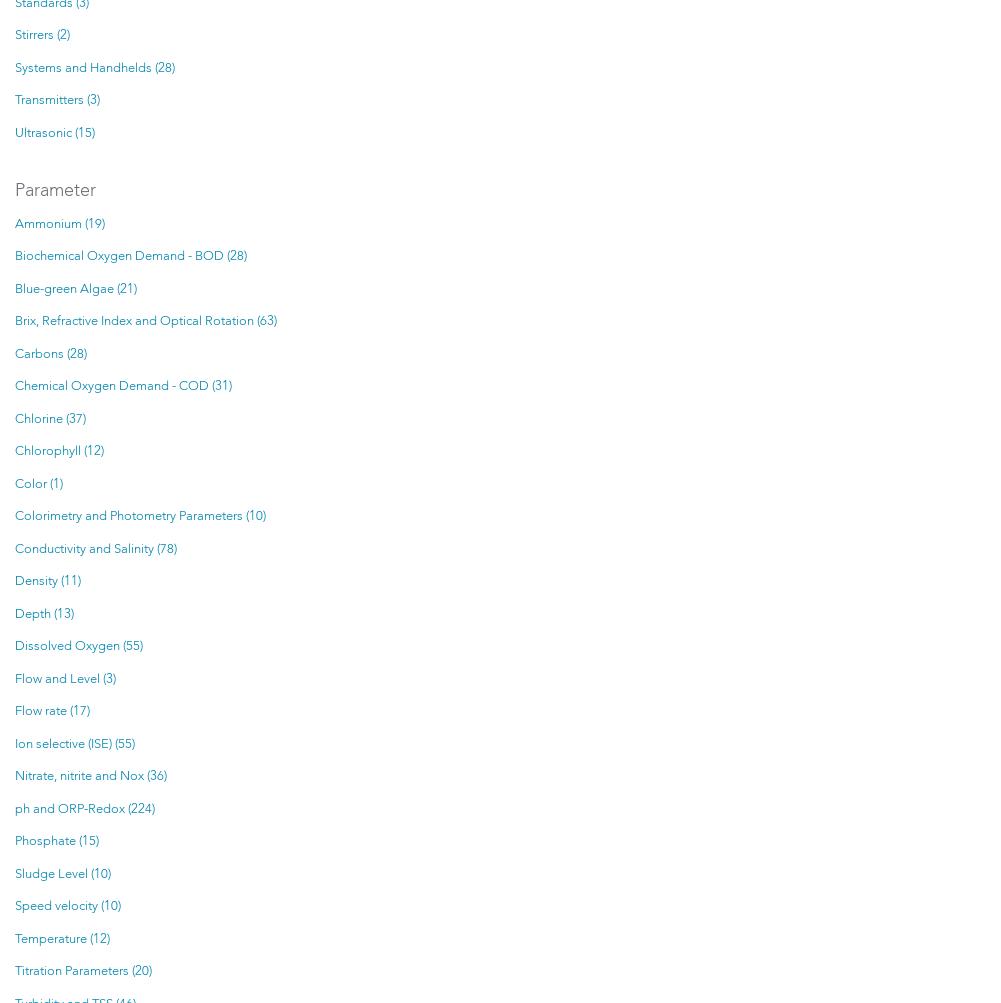  What do you see at coordinates (15, 515) in the screenshot?
I see `'Colorimetry and Photometry Parameters (10)'` at bounding box center [15, 515].